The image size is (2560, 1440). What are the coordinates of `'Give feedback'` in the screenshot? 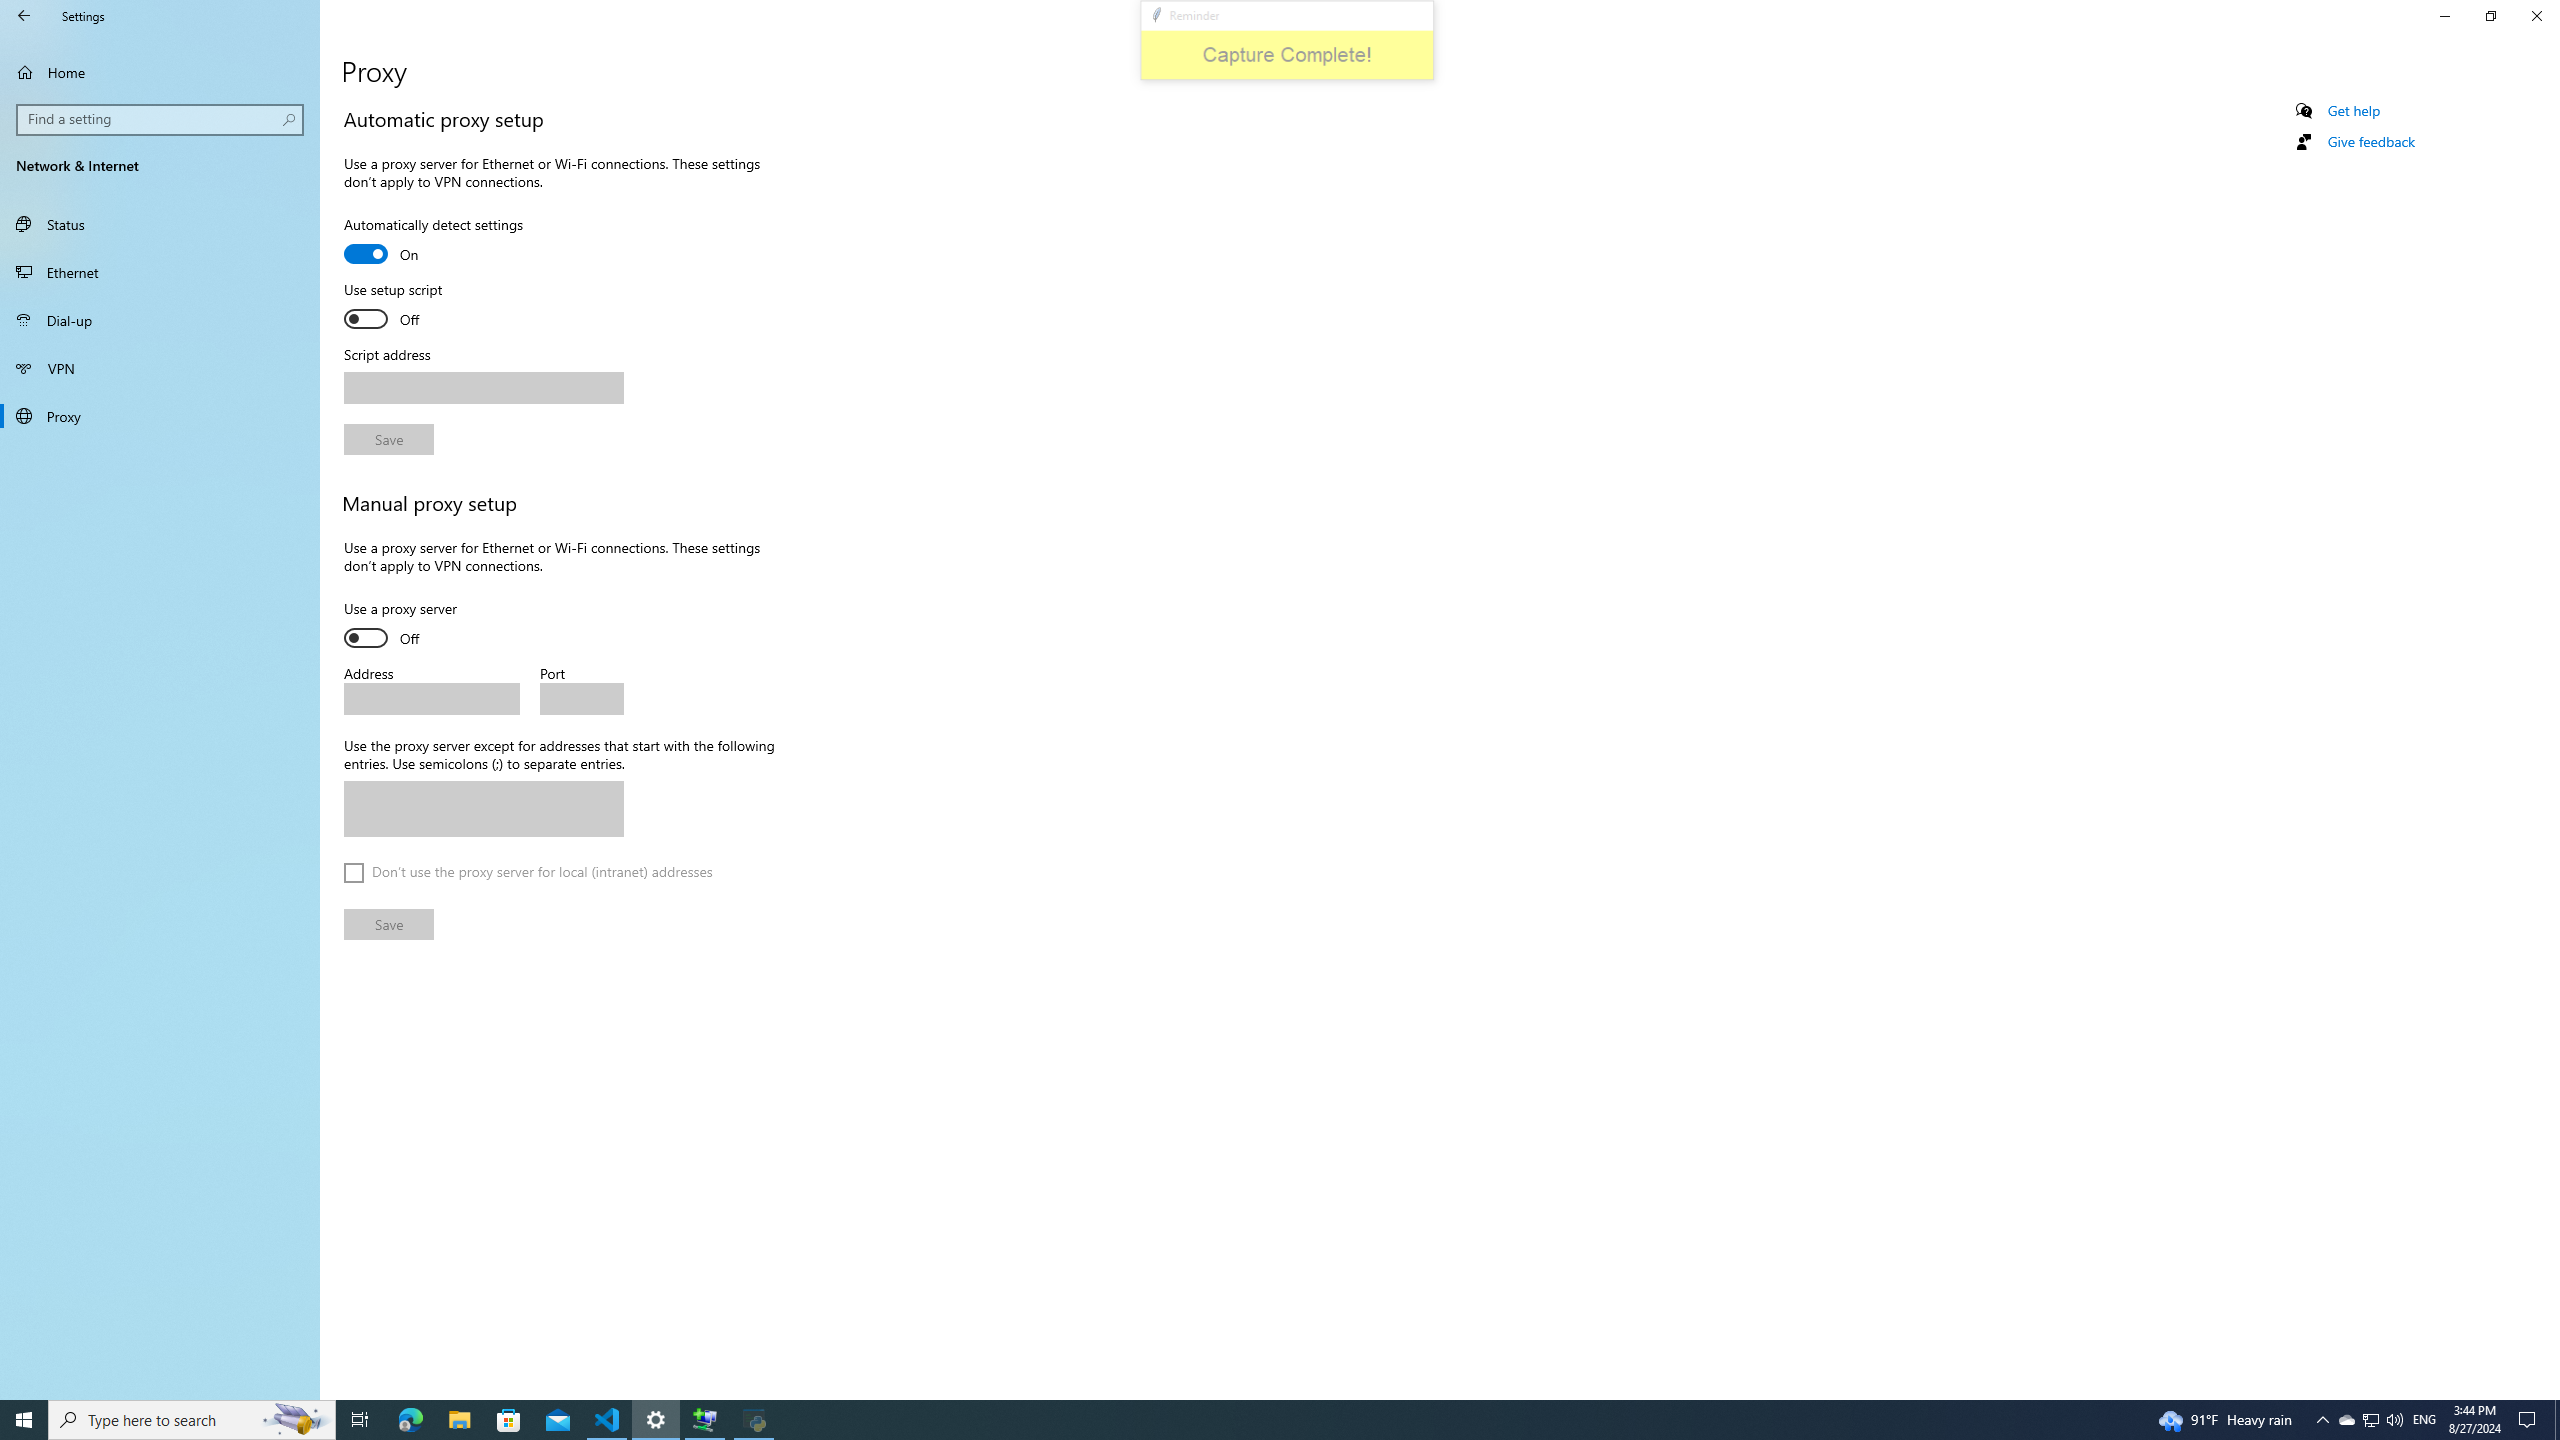 It's located at (2369, 141).